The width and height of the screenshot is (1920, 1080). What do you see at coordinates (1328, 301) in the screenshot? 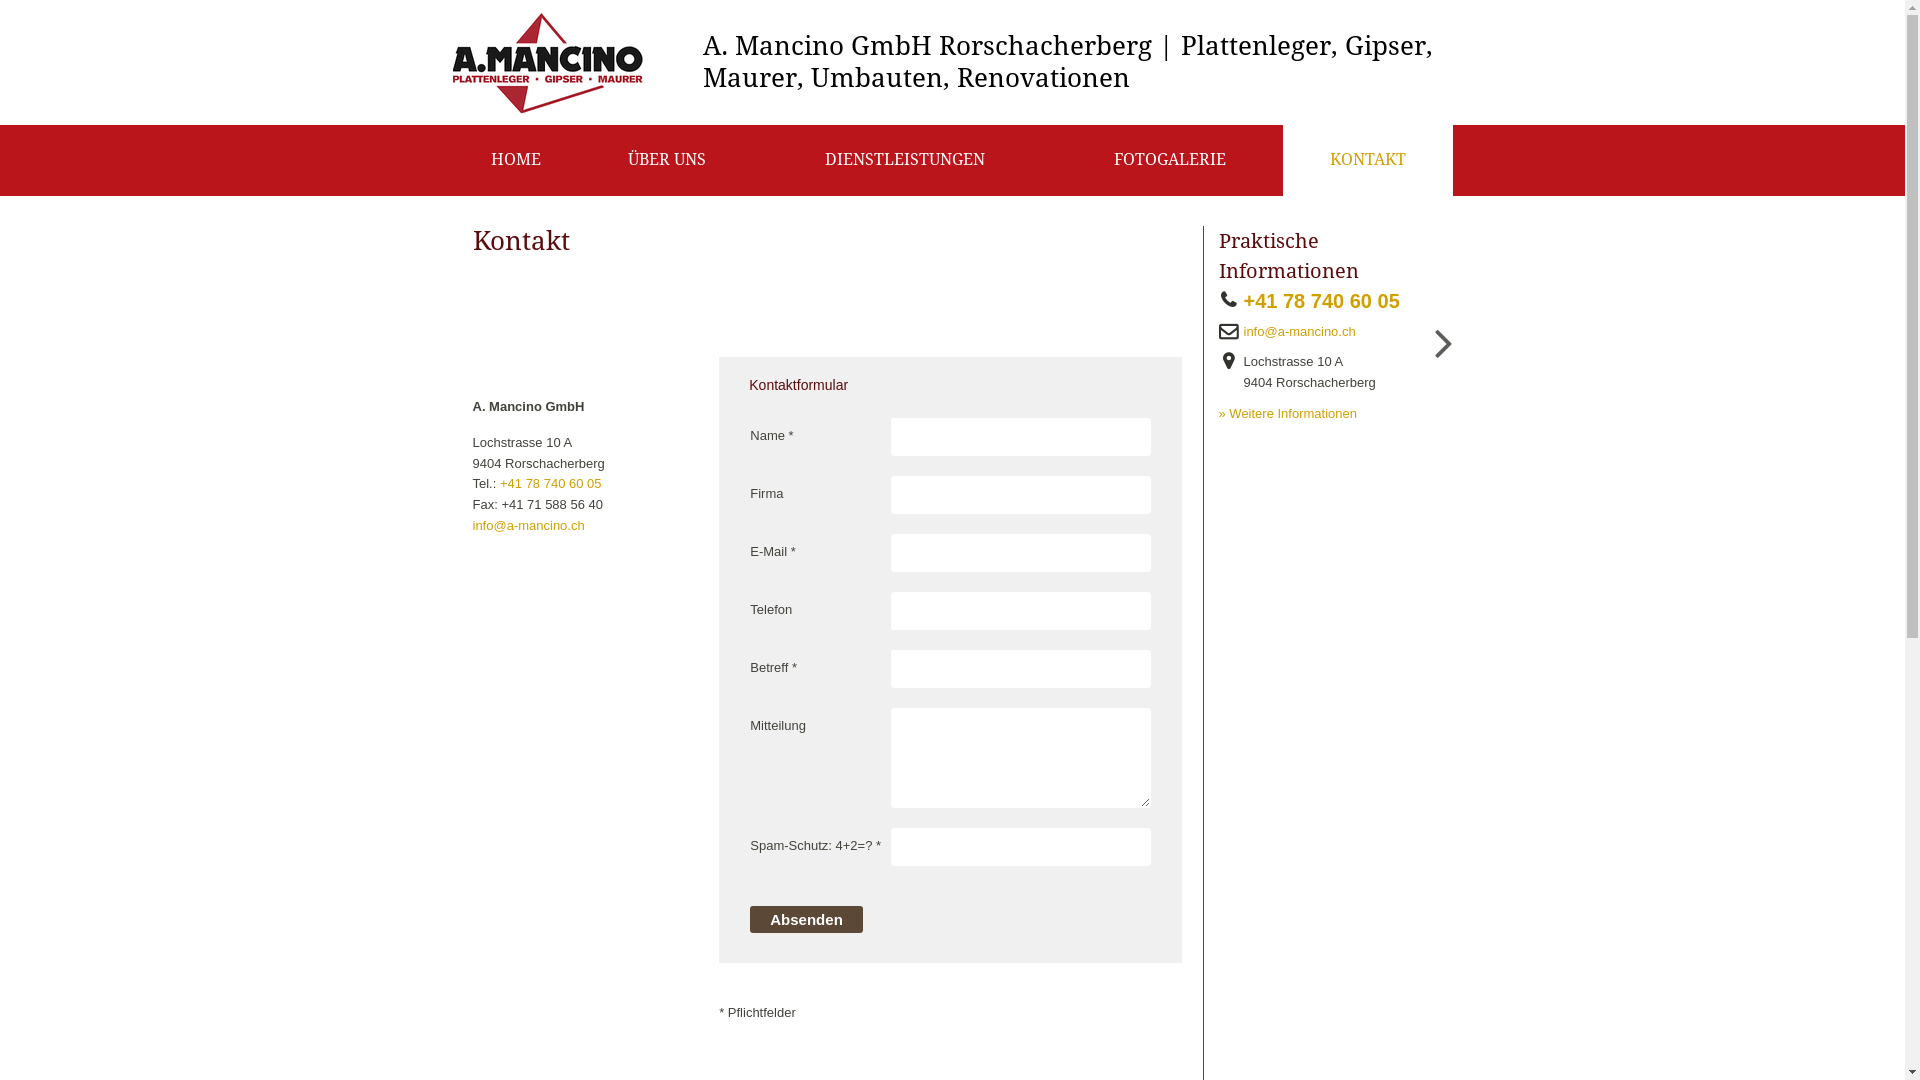
I see `'+41 78 740 60 05'` at bounding box center [1328, 301].